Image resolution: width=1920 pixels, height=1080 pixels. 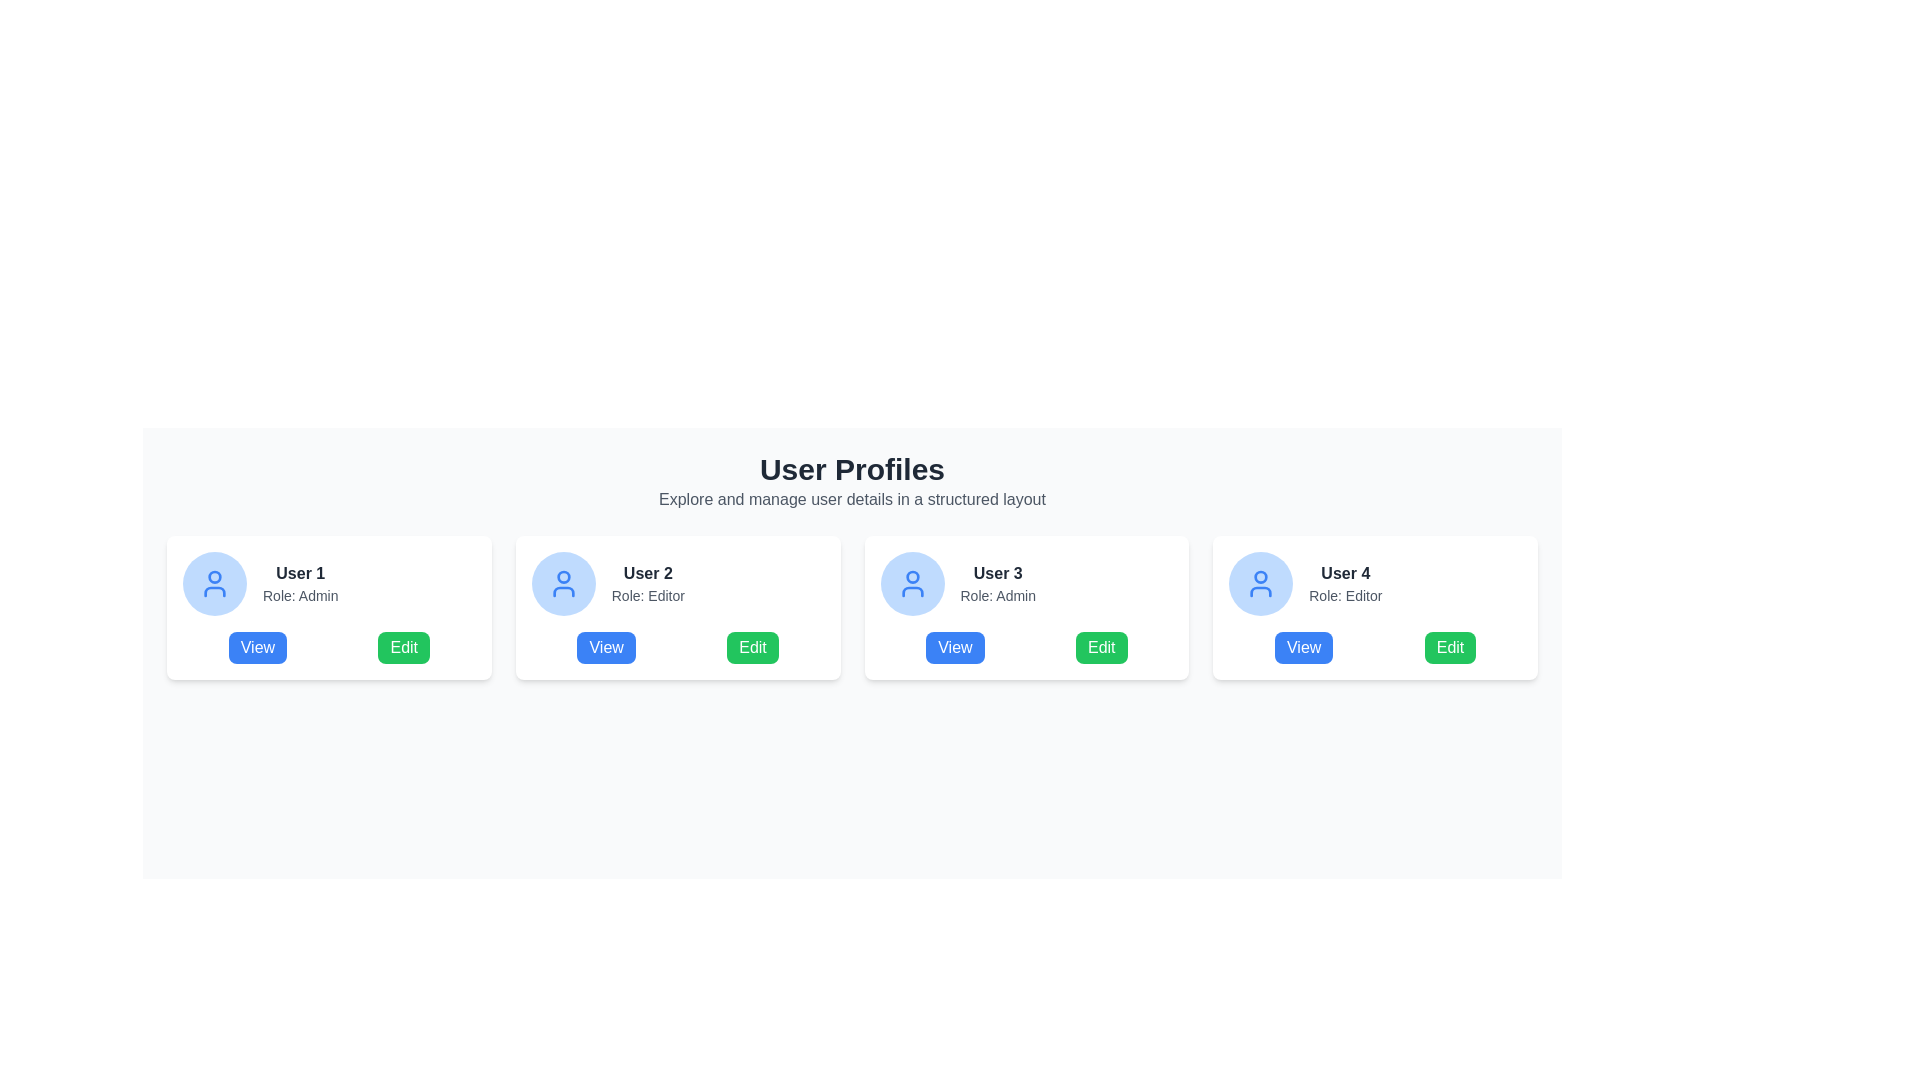 I want to click on the informational text display that shows the name and role of an individual (User 1, Admin) in the first user profile card, located above the 'View' and 'Edit' buttons, so click(x=329, y=583).